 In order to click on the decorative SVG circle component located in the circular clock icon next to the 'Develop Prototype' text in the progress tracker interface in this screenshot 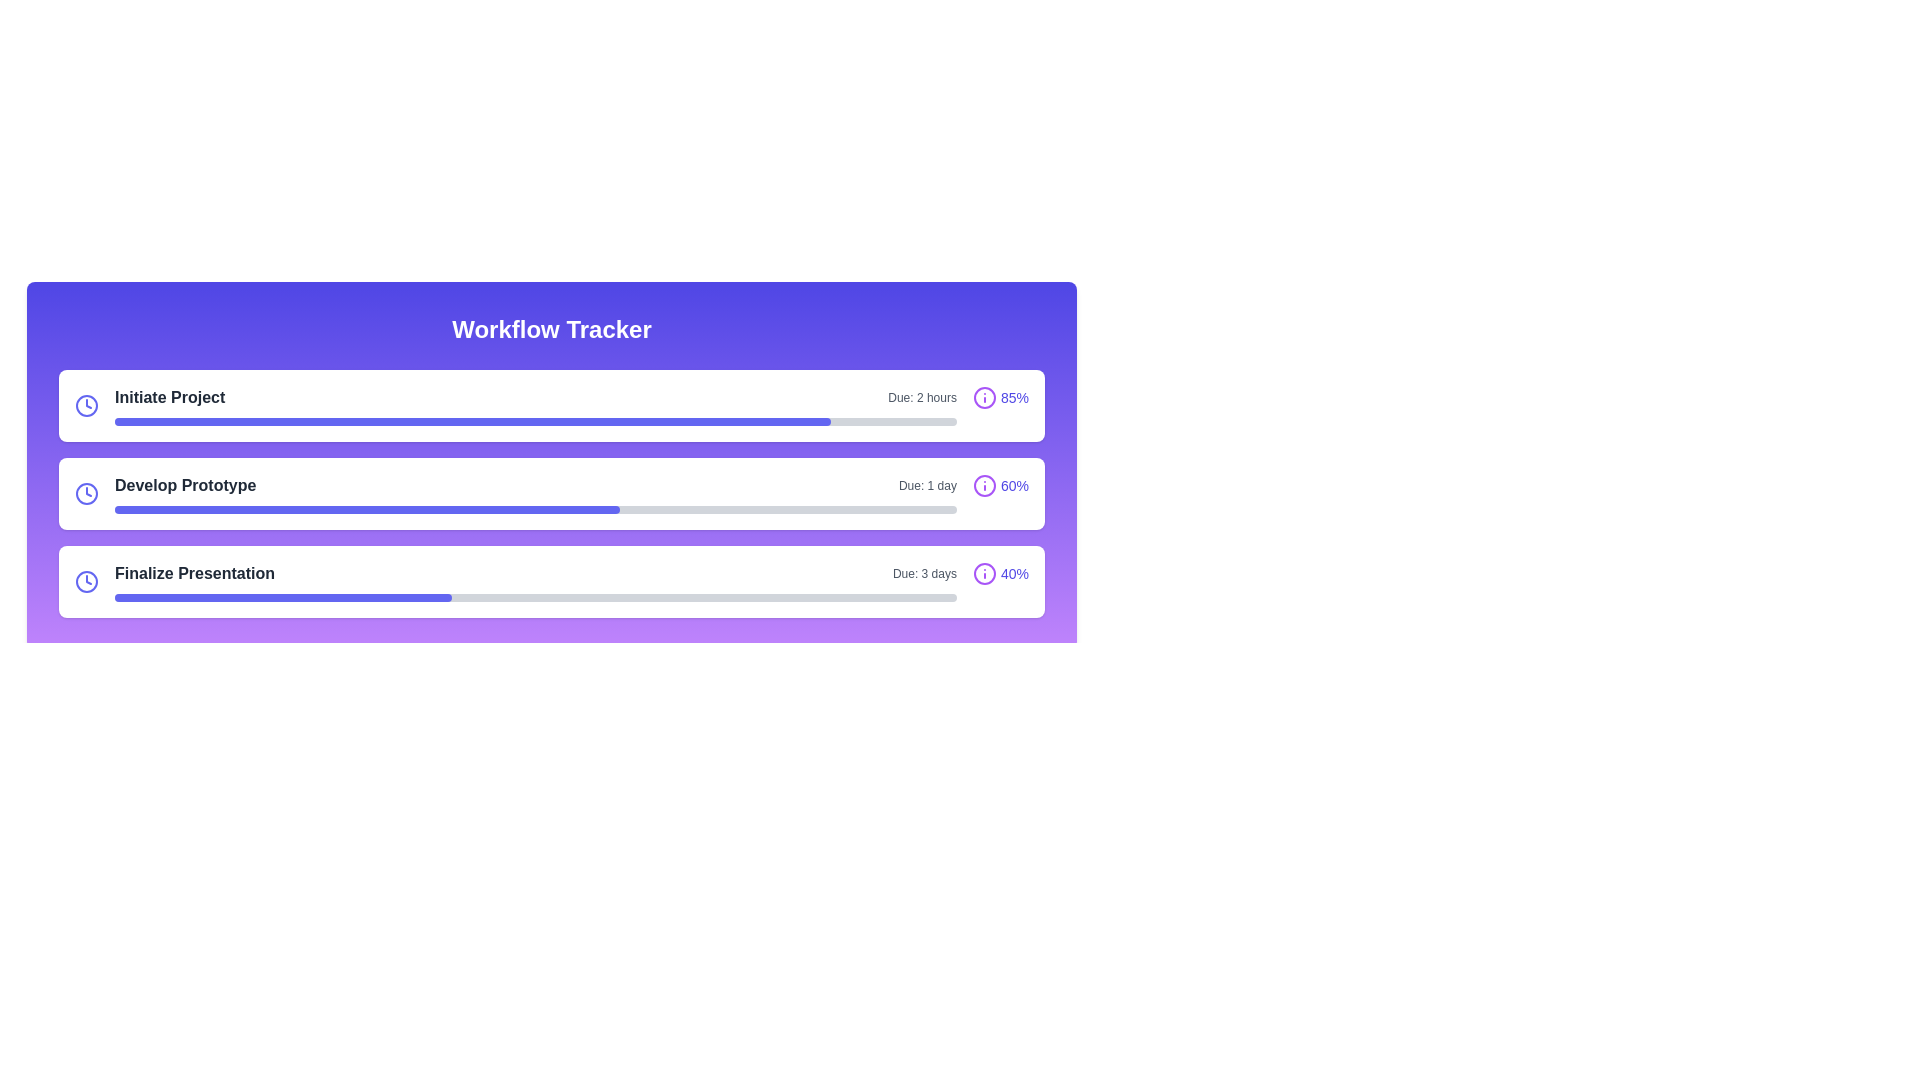, I will do `click(85, 493)`.